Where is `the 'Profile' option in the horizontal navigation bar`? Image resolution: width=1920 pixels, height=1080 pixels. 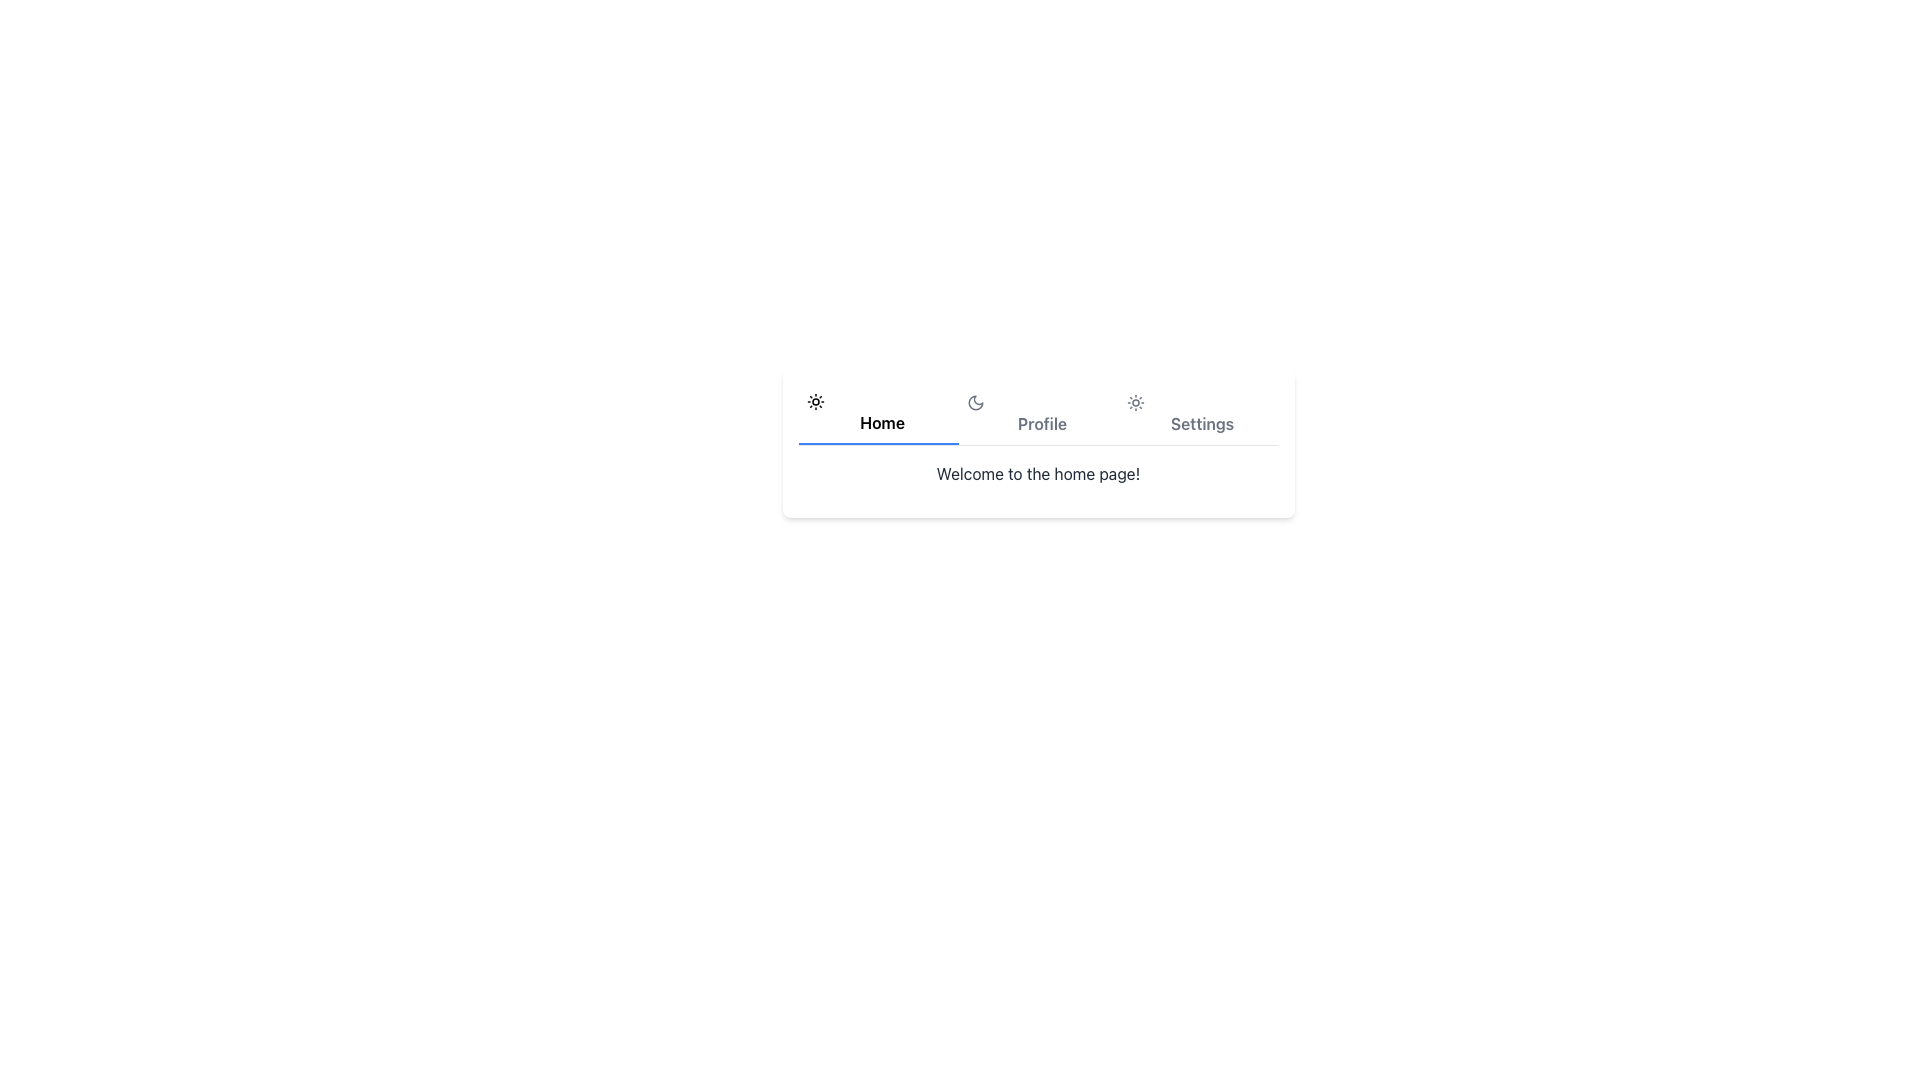
the 'Profile' option in the horizontal navigation bar is located at coordinates (1038, 414).